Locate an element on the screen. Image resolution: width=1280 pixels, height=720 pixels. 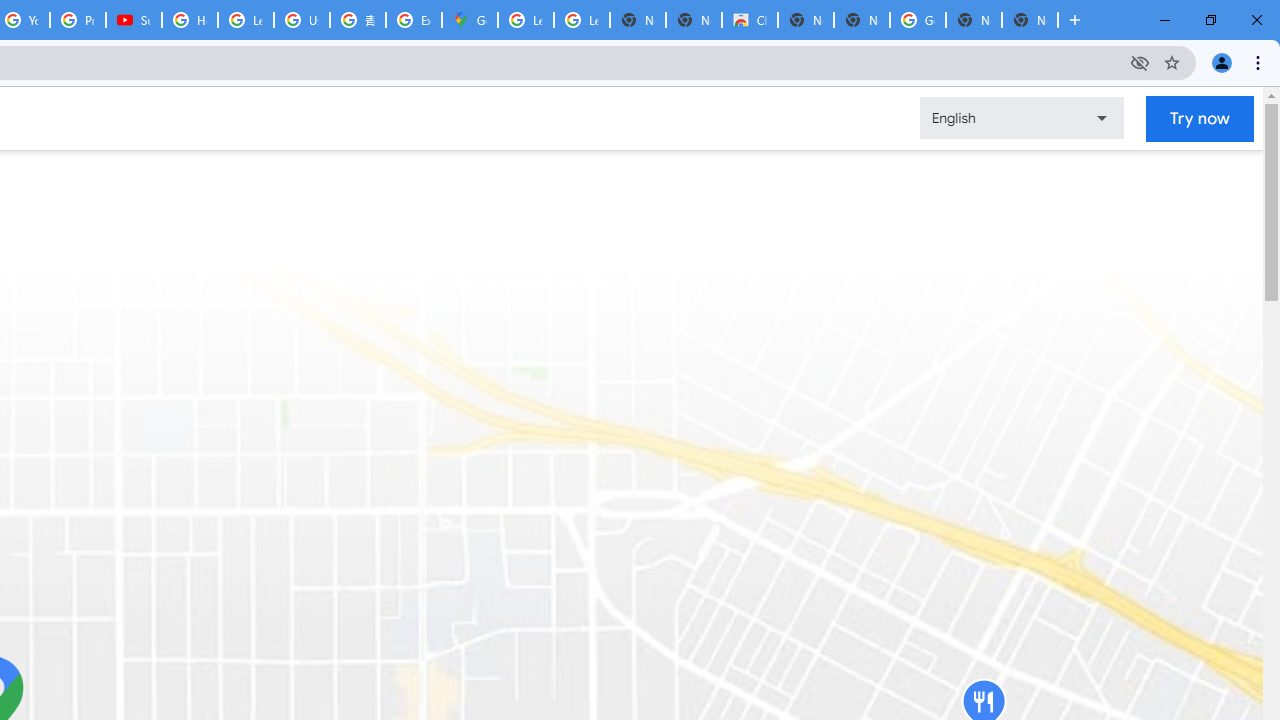
'Chrome Web Store' is located at coordinates (749, 20).